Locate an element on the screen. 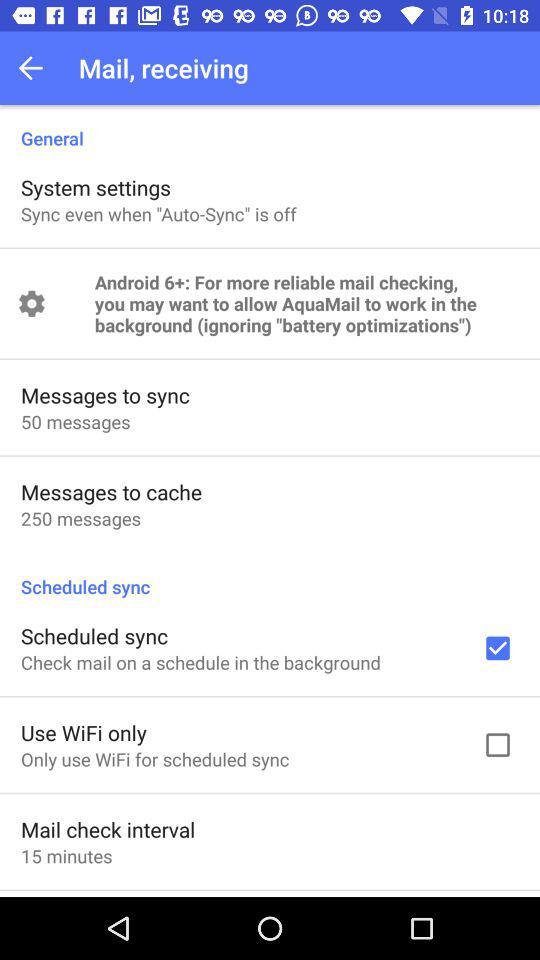 Image resolution: width=540 pixels, height=960 pixels. 250 messages is located at coordinates (80, 517).